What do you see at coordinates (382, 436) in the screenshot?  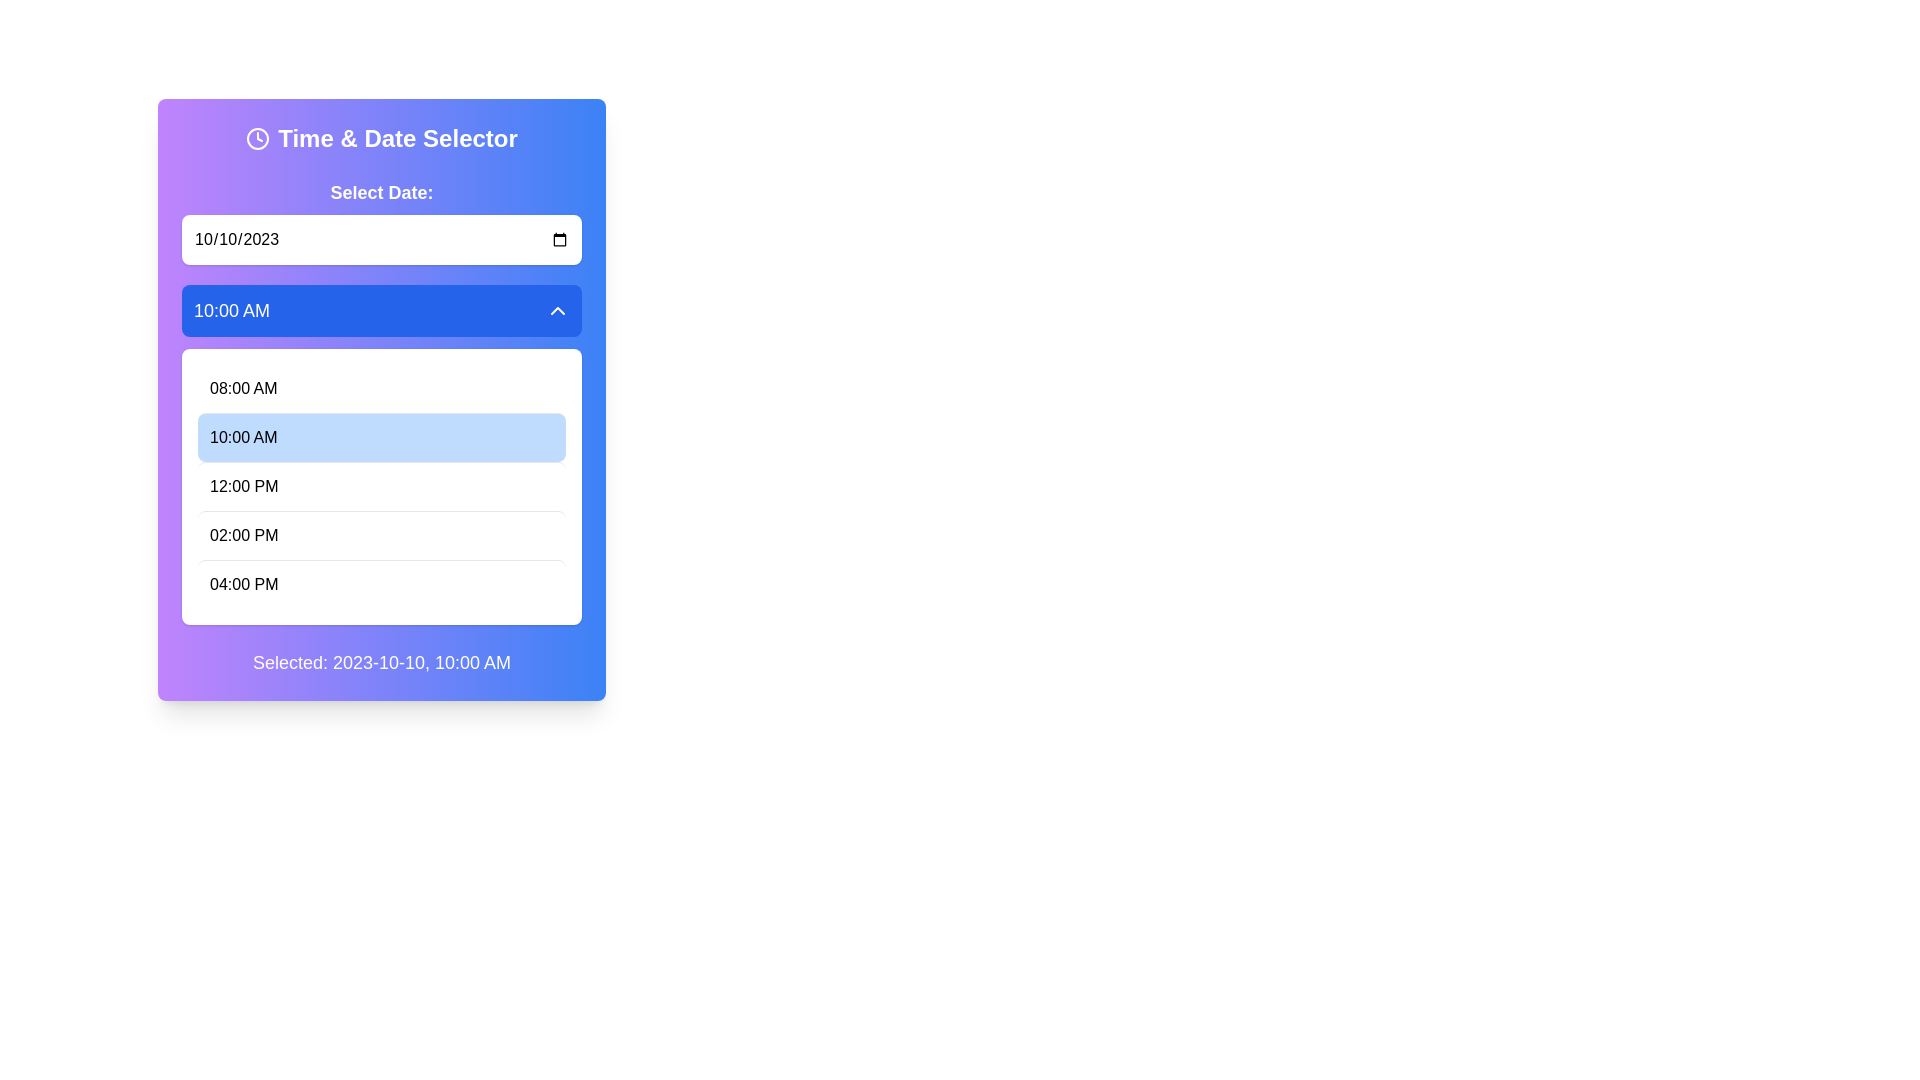 I see `the selectable list item element displaying '10:00 AM'` at bounding box center [382, 436].